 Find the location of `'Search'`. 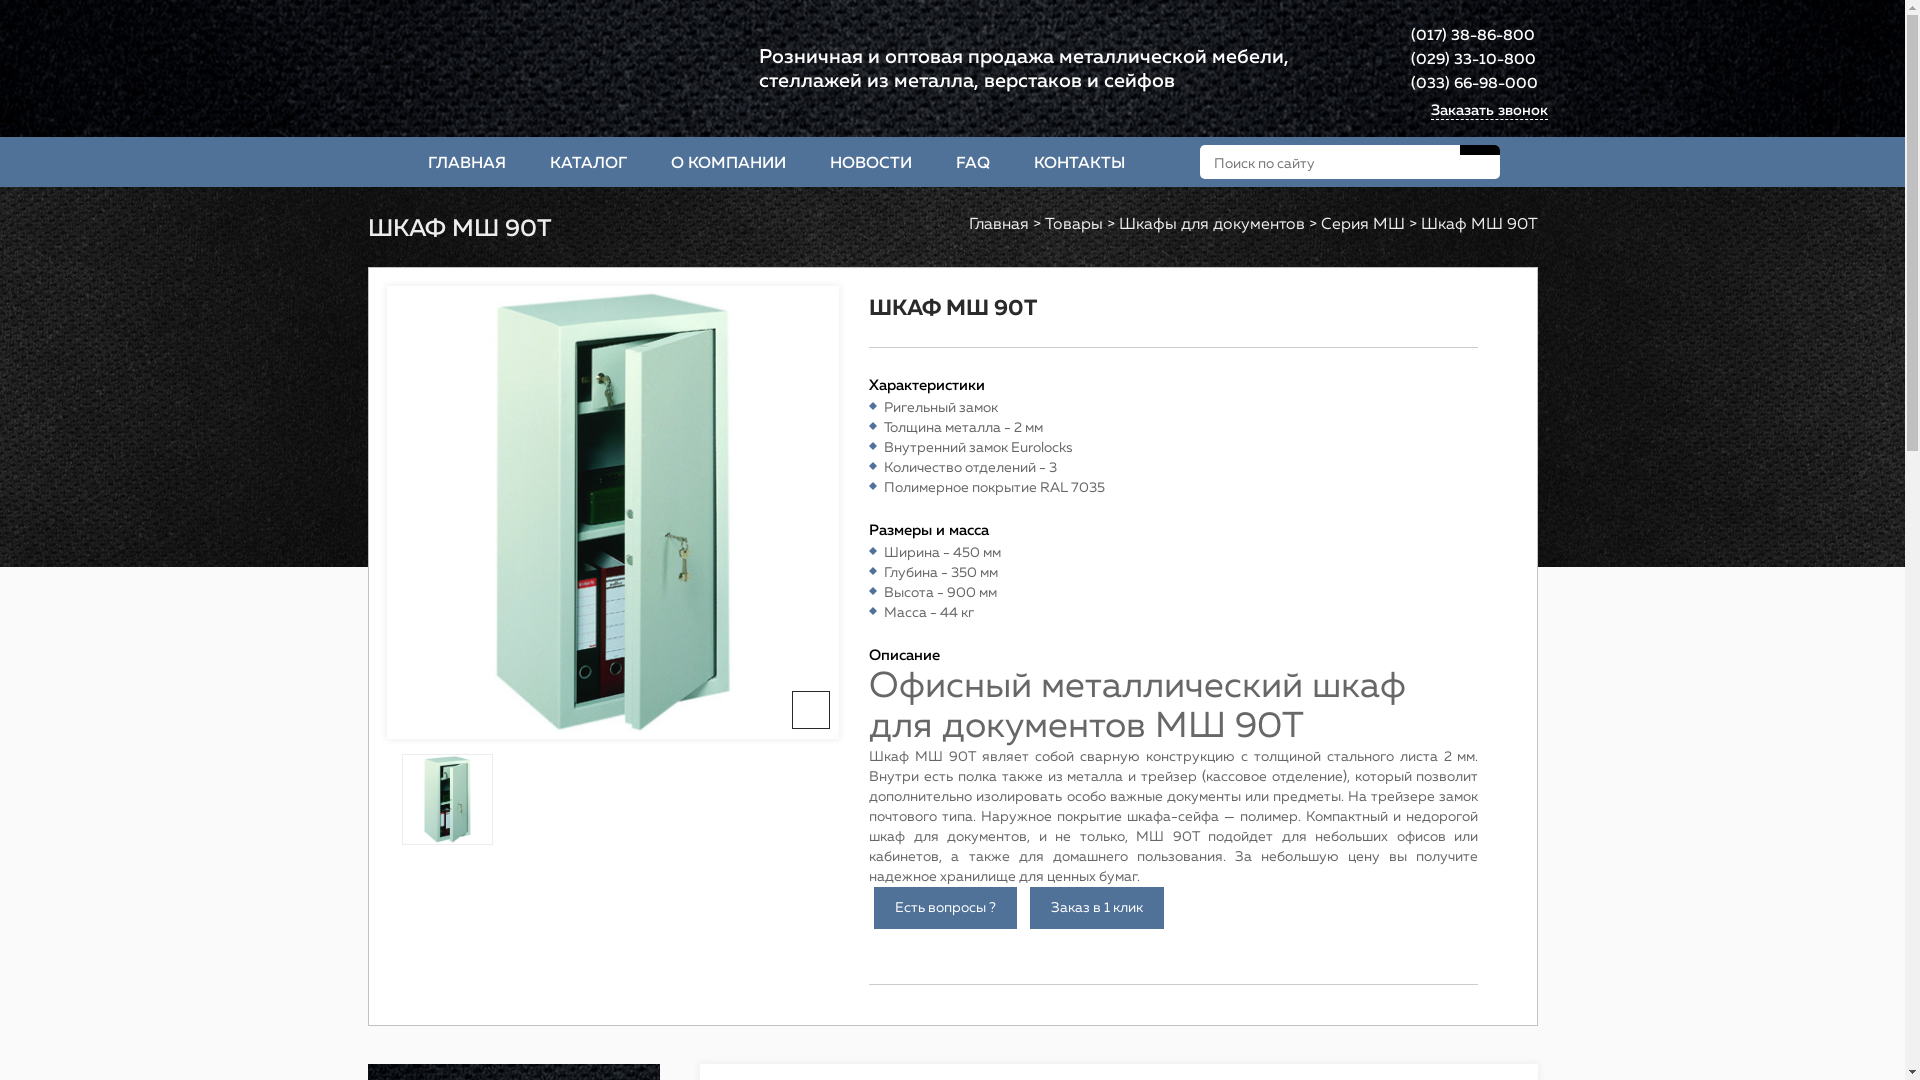

'Search' is located at coordinates (1479, 149).